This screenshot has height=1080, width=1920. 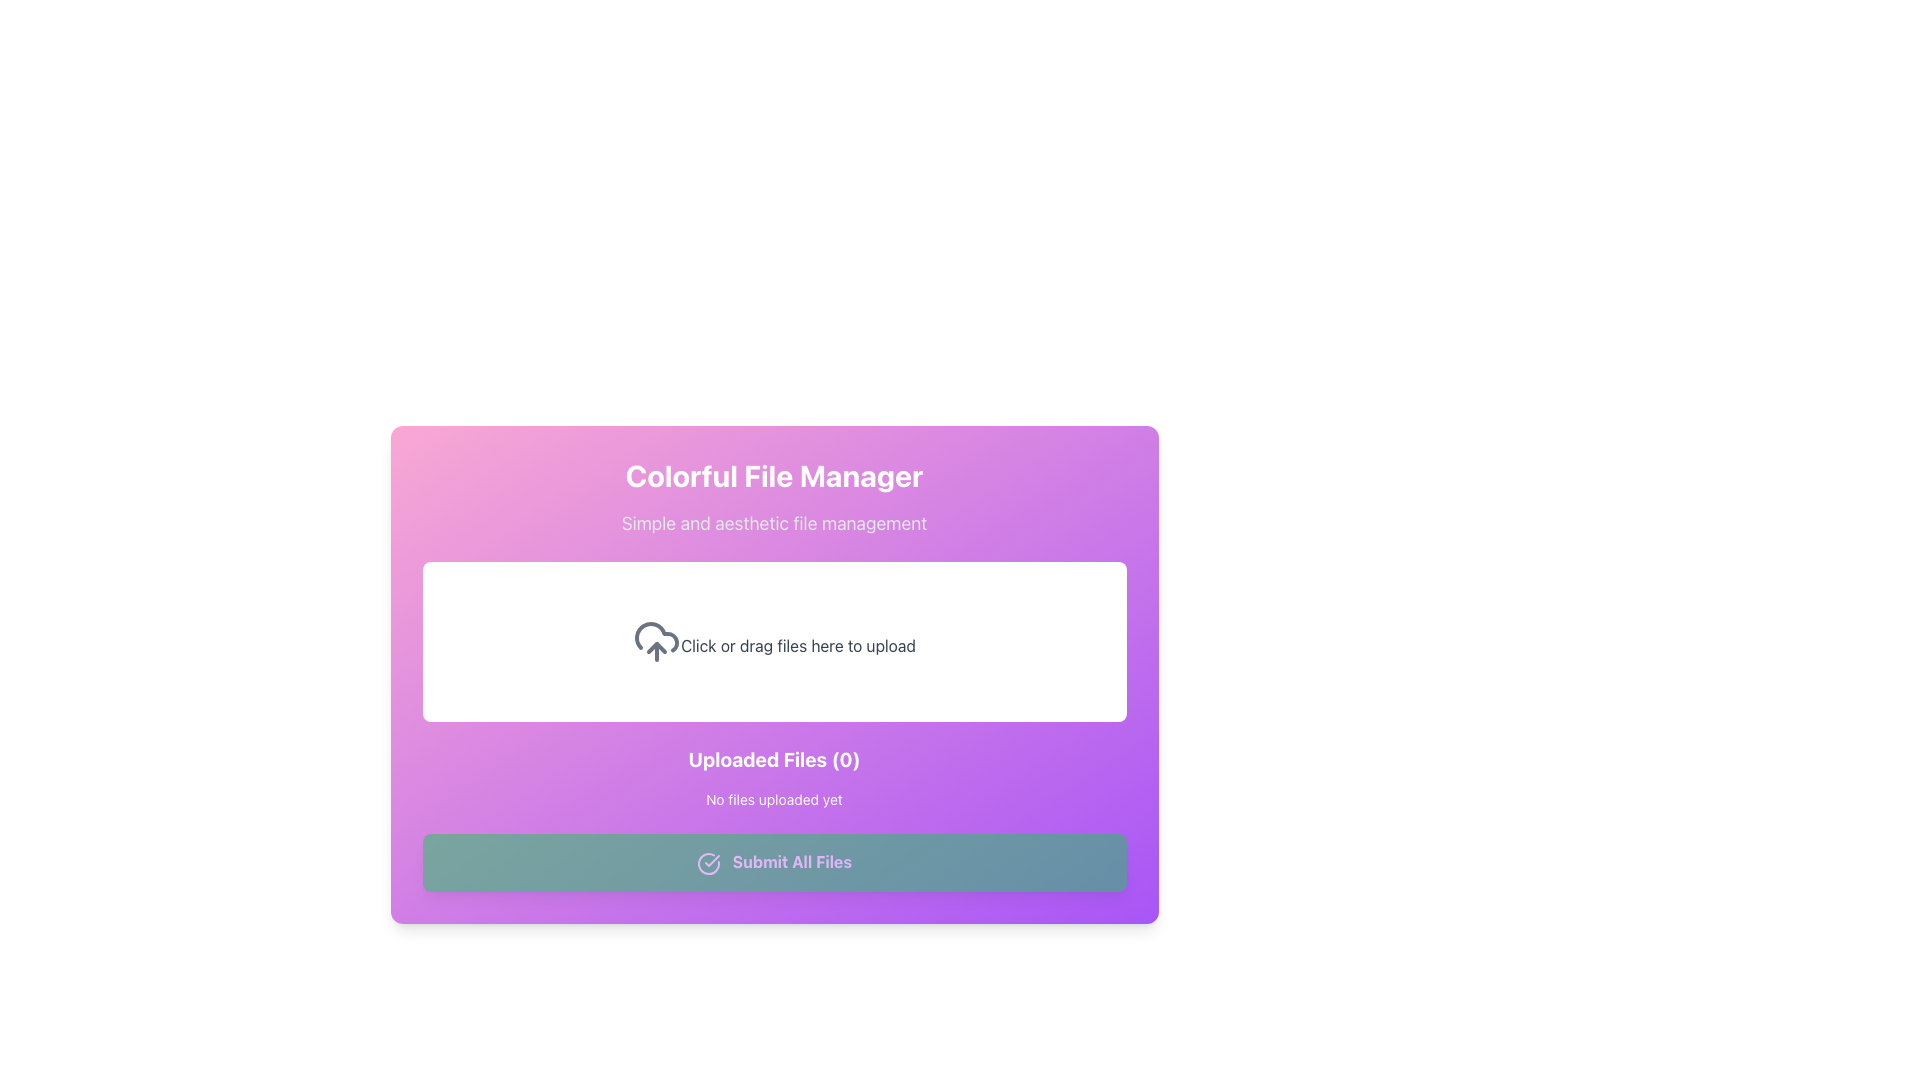 What do you see at coordinates (773, 759) in the screenshot?
I see `the label displaying 'Uploaded Files (0)' which indicates the file upload status, styled with bold white text on a purple gradient background` at bounding box center [773, 759].